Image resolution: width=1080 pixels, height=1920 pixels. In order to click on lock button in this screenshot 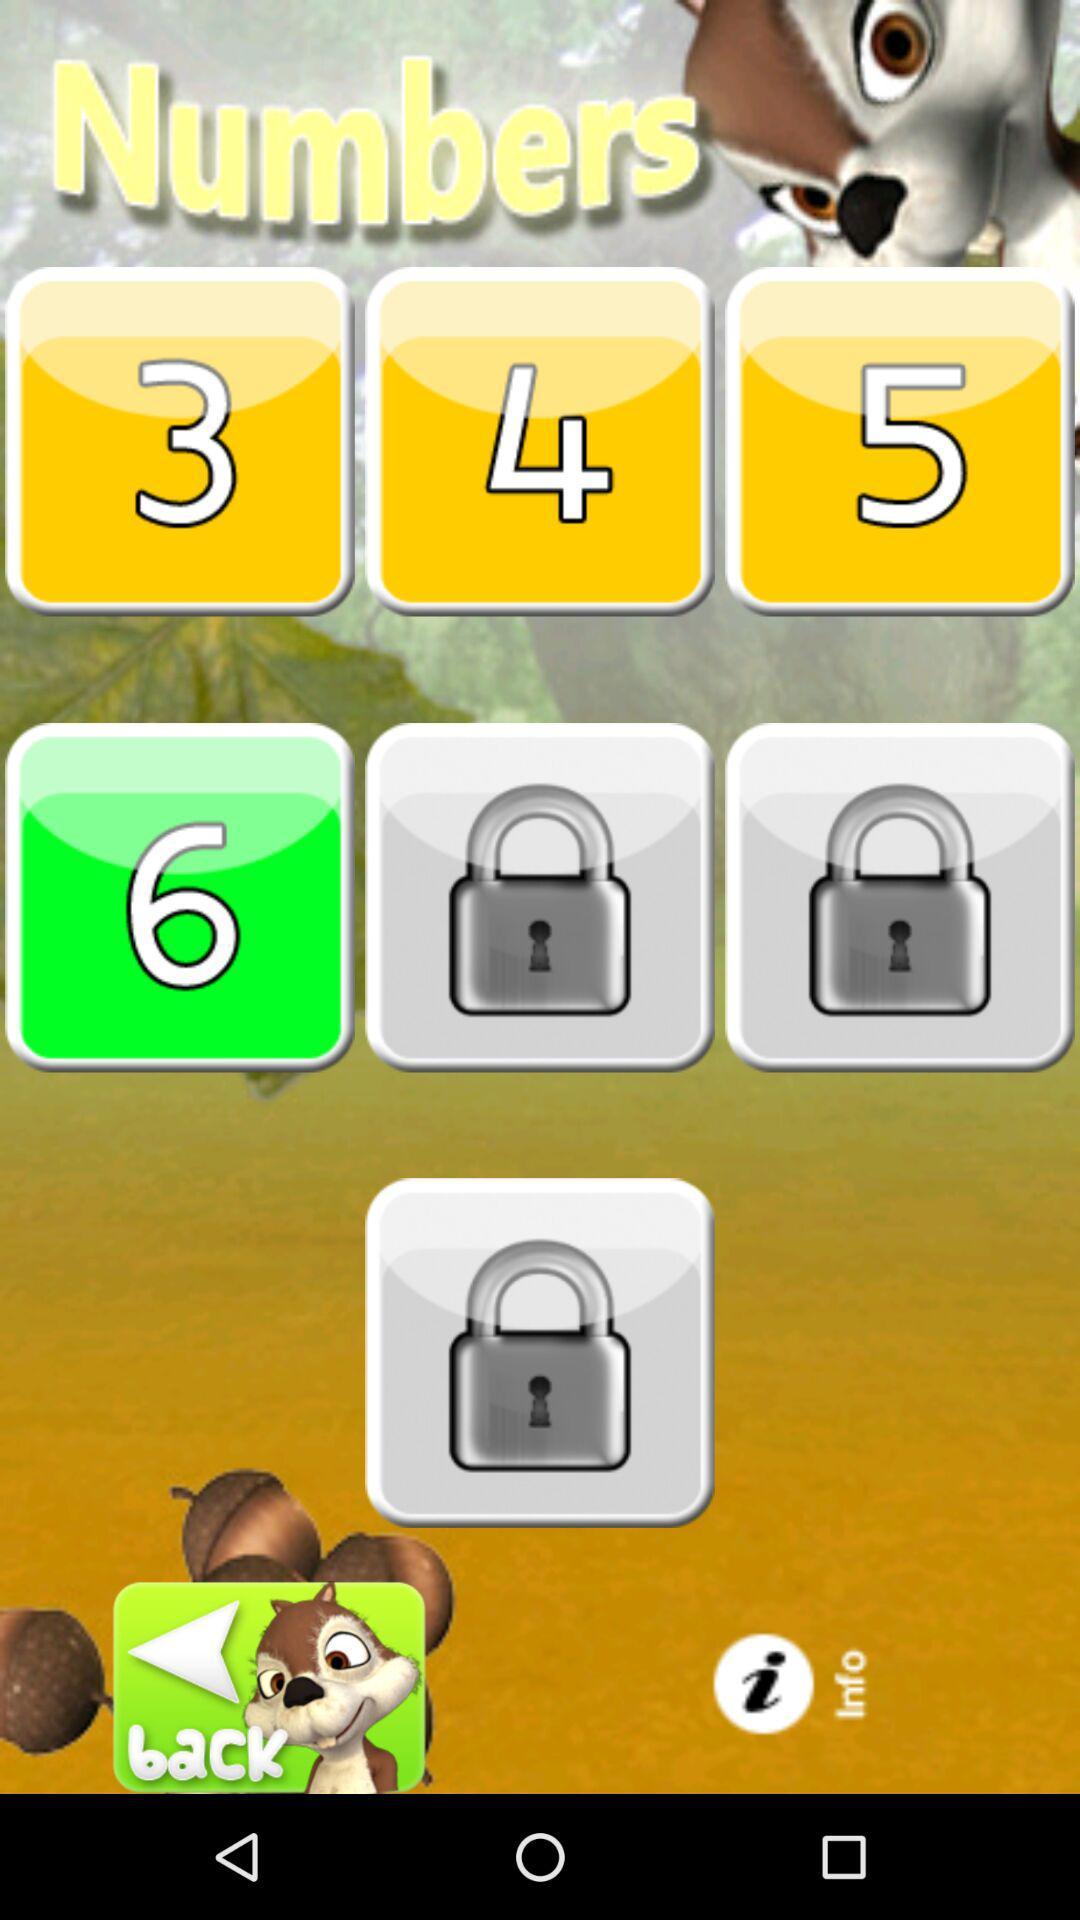, I will do `click(898, 896)`.